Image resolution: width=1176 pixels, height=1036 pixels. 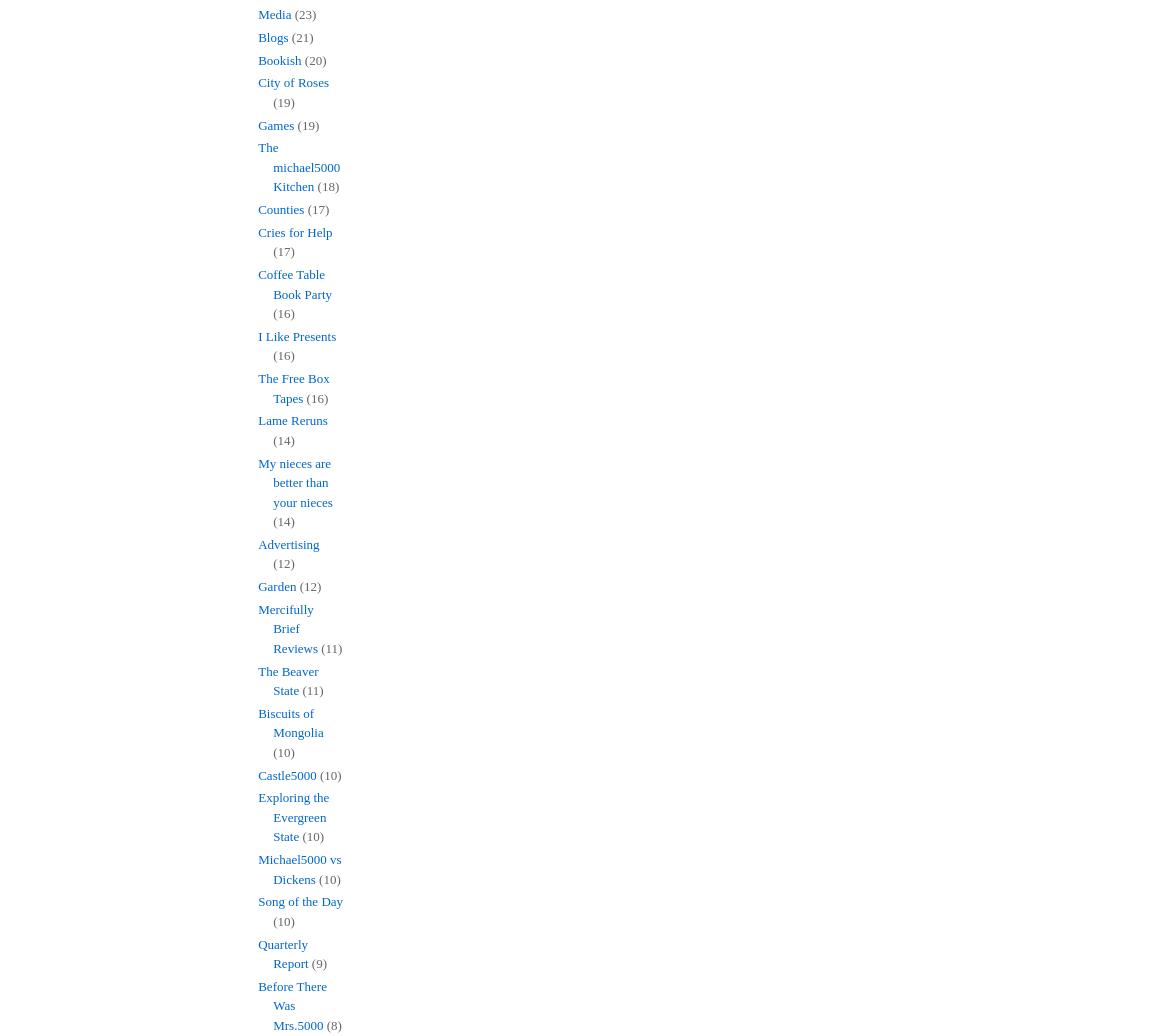 What do you see at coordinates (300, 901) in the screenshot?
I see `'Song of the Day'` at bounding box center [300, 901].